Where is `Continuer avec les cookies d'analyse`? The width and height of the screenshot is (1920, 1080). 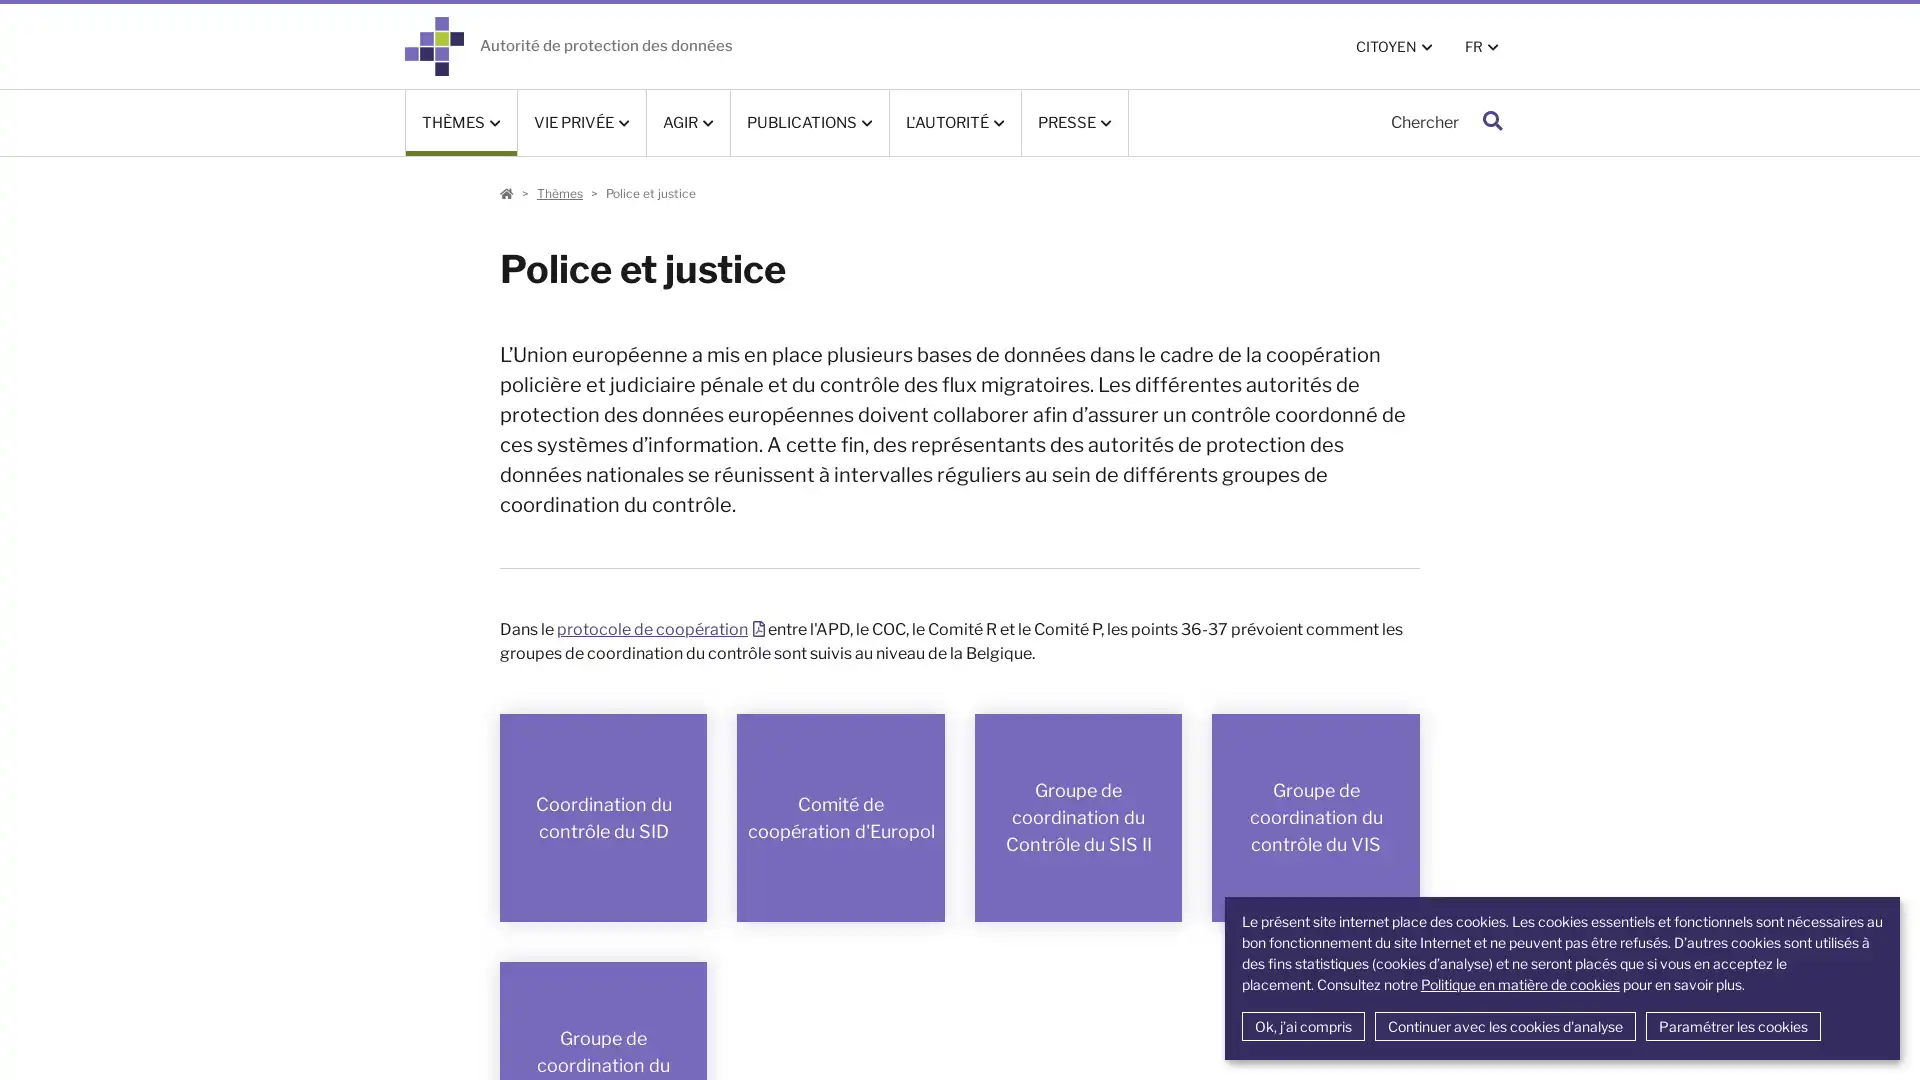 Continuer avec les cookies d'analyse is located at coordinates (1504, 1026).